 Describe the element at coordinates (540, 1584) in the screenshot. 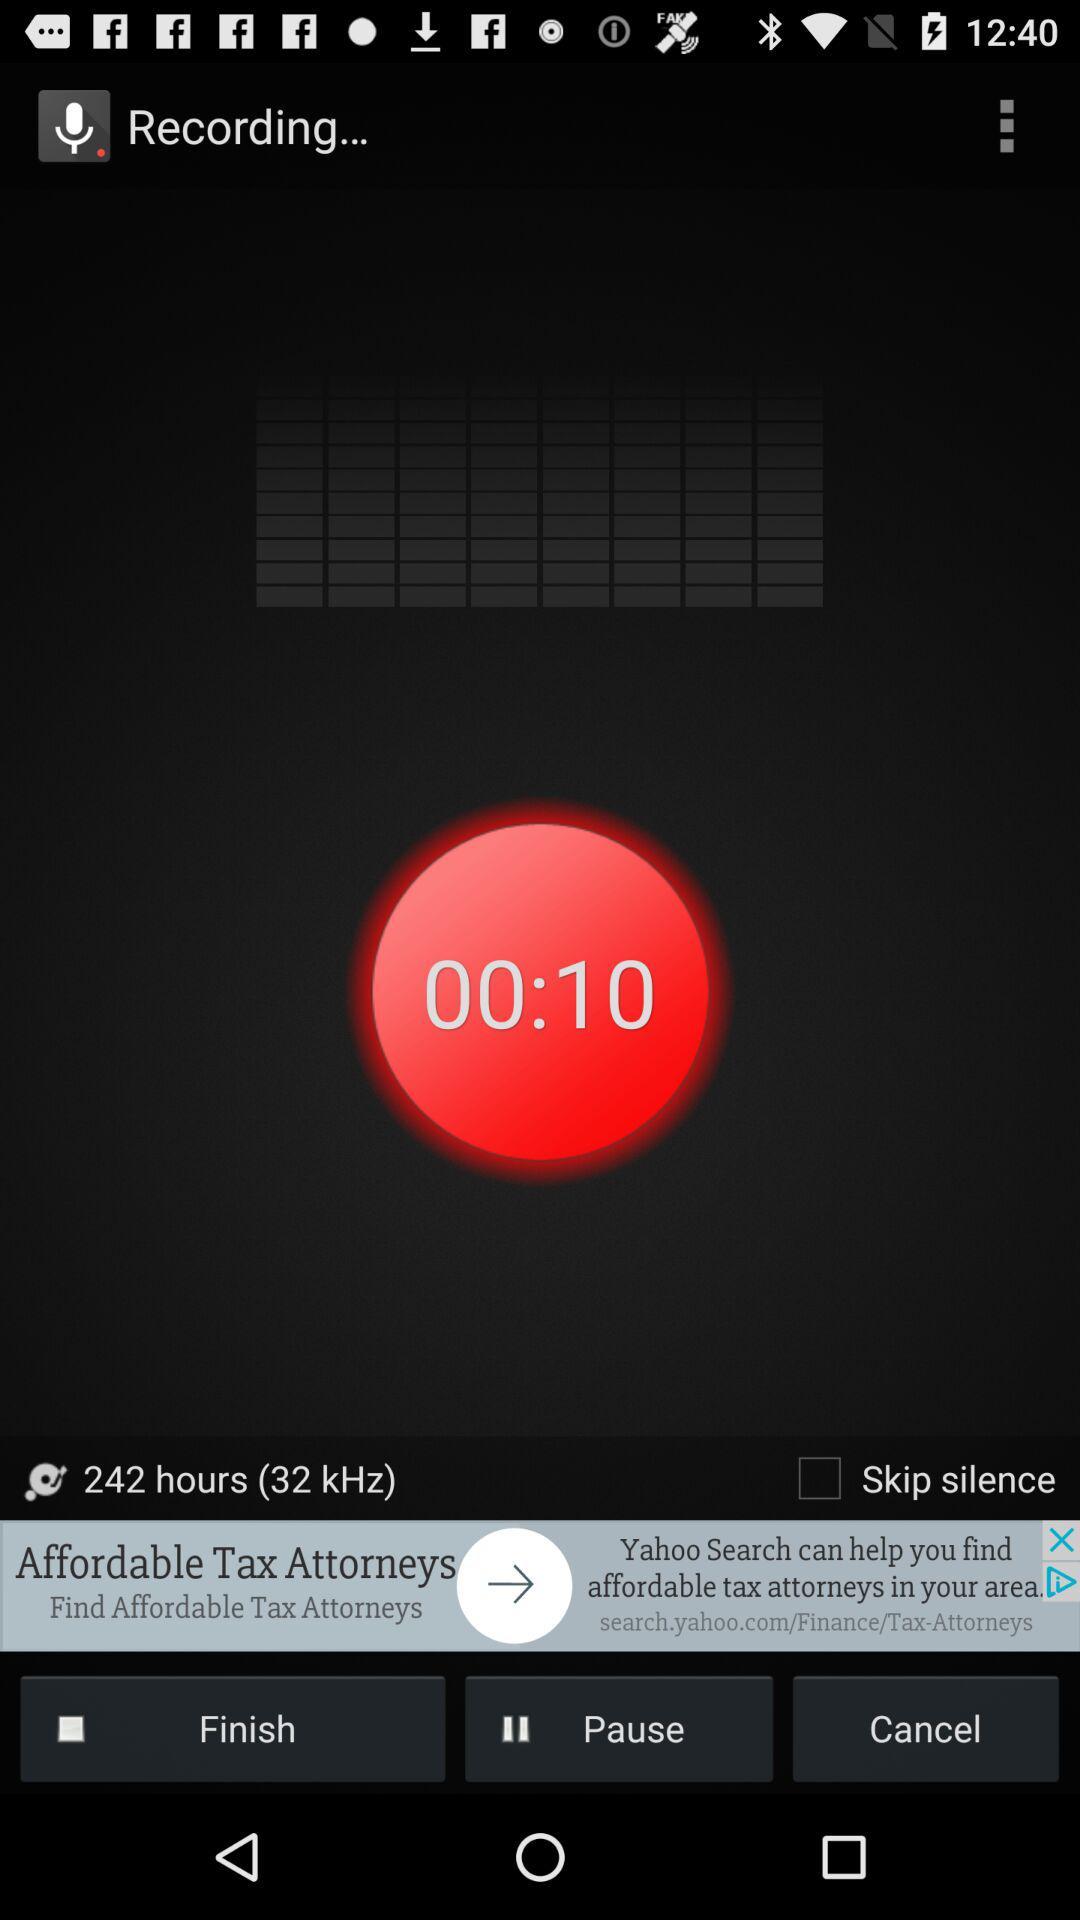

I see `advertisement banner` at that location.